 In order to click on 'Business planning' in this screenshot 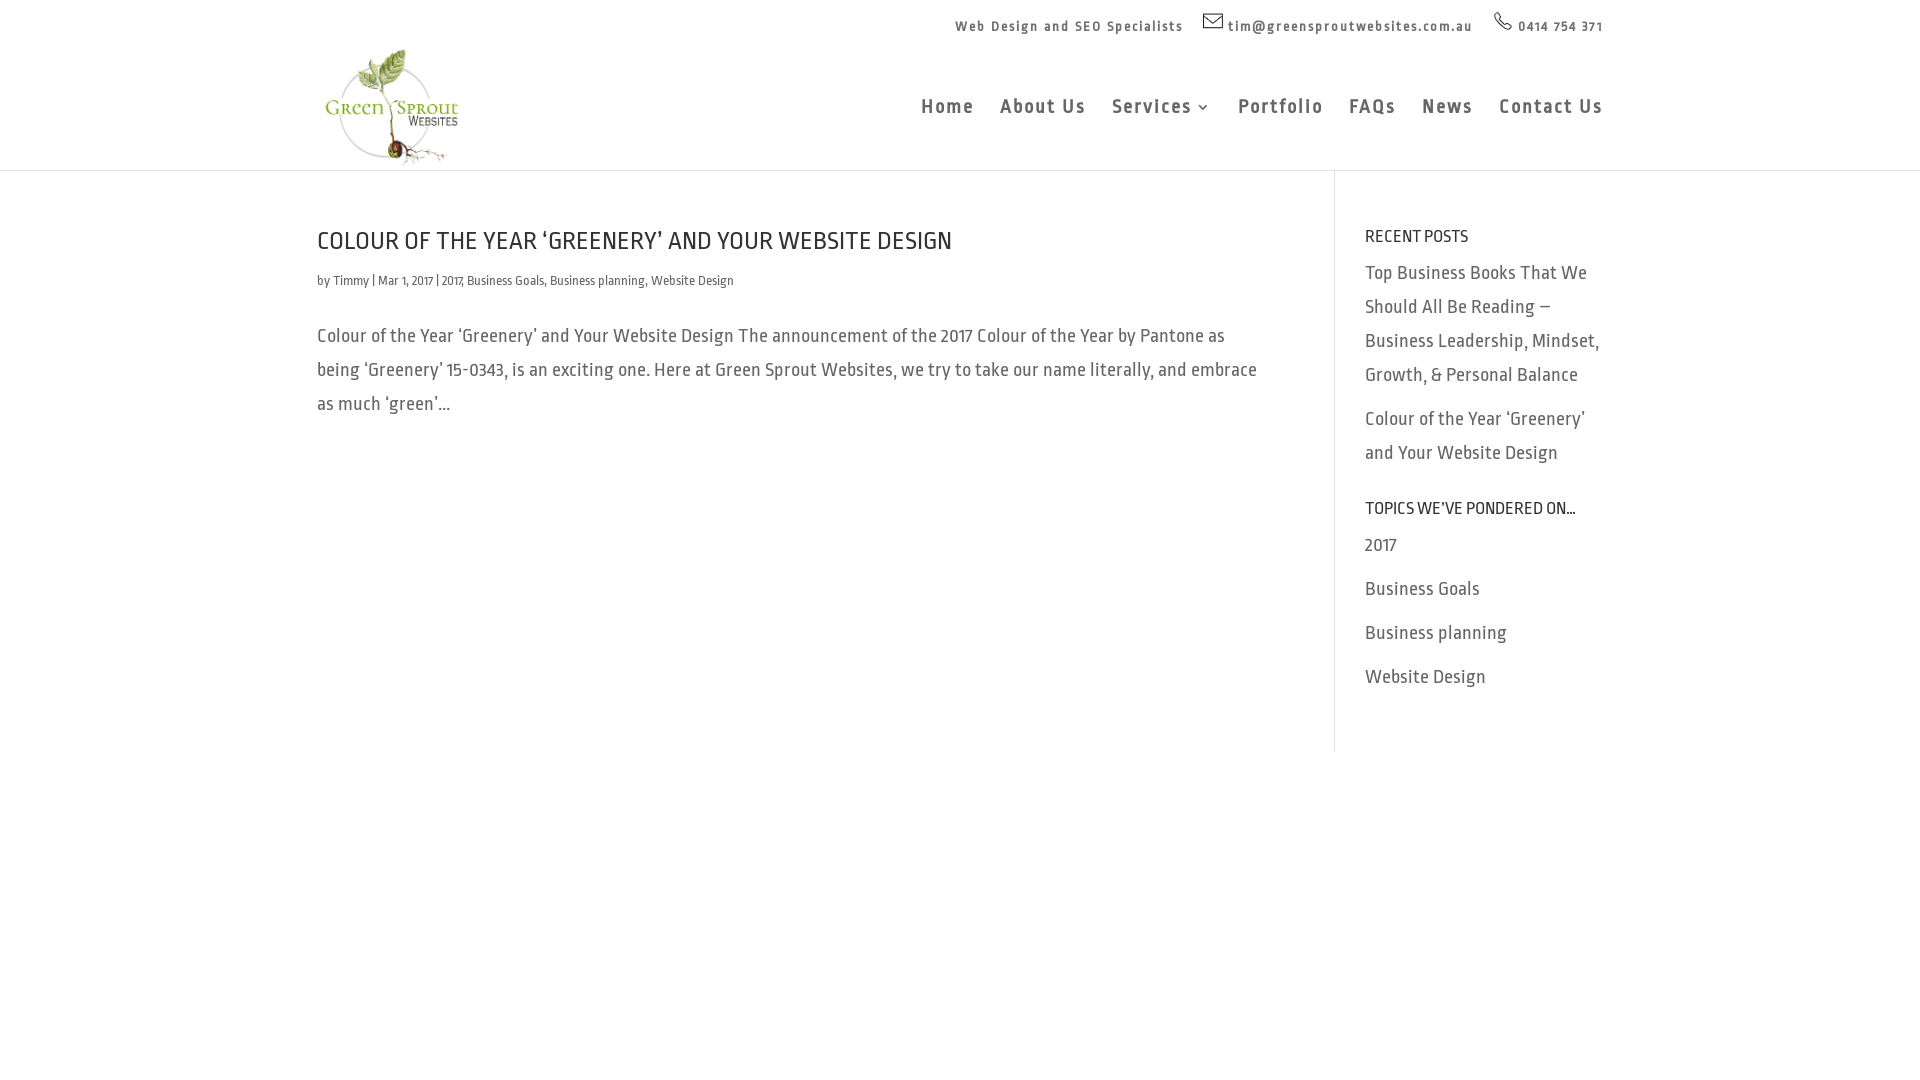, I will do `click(1434, 632)`.